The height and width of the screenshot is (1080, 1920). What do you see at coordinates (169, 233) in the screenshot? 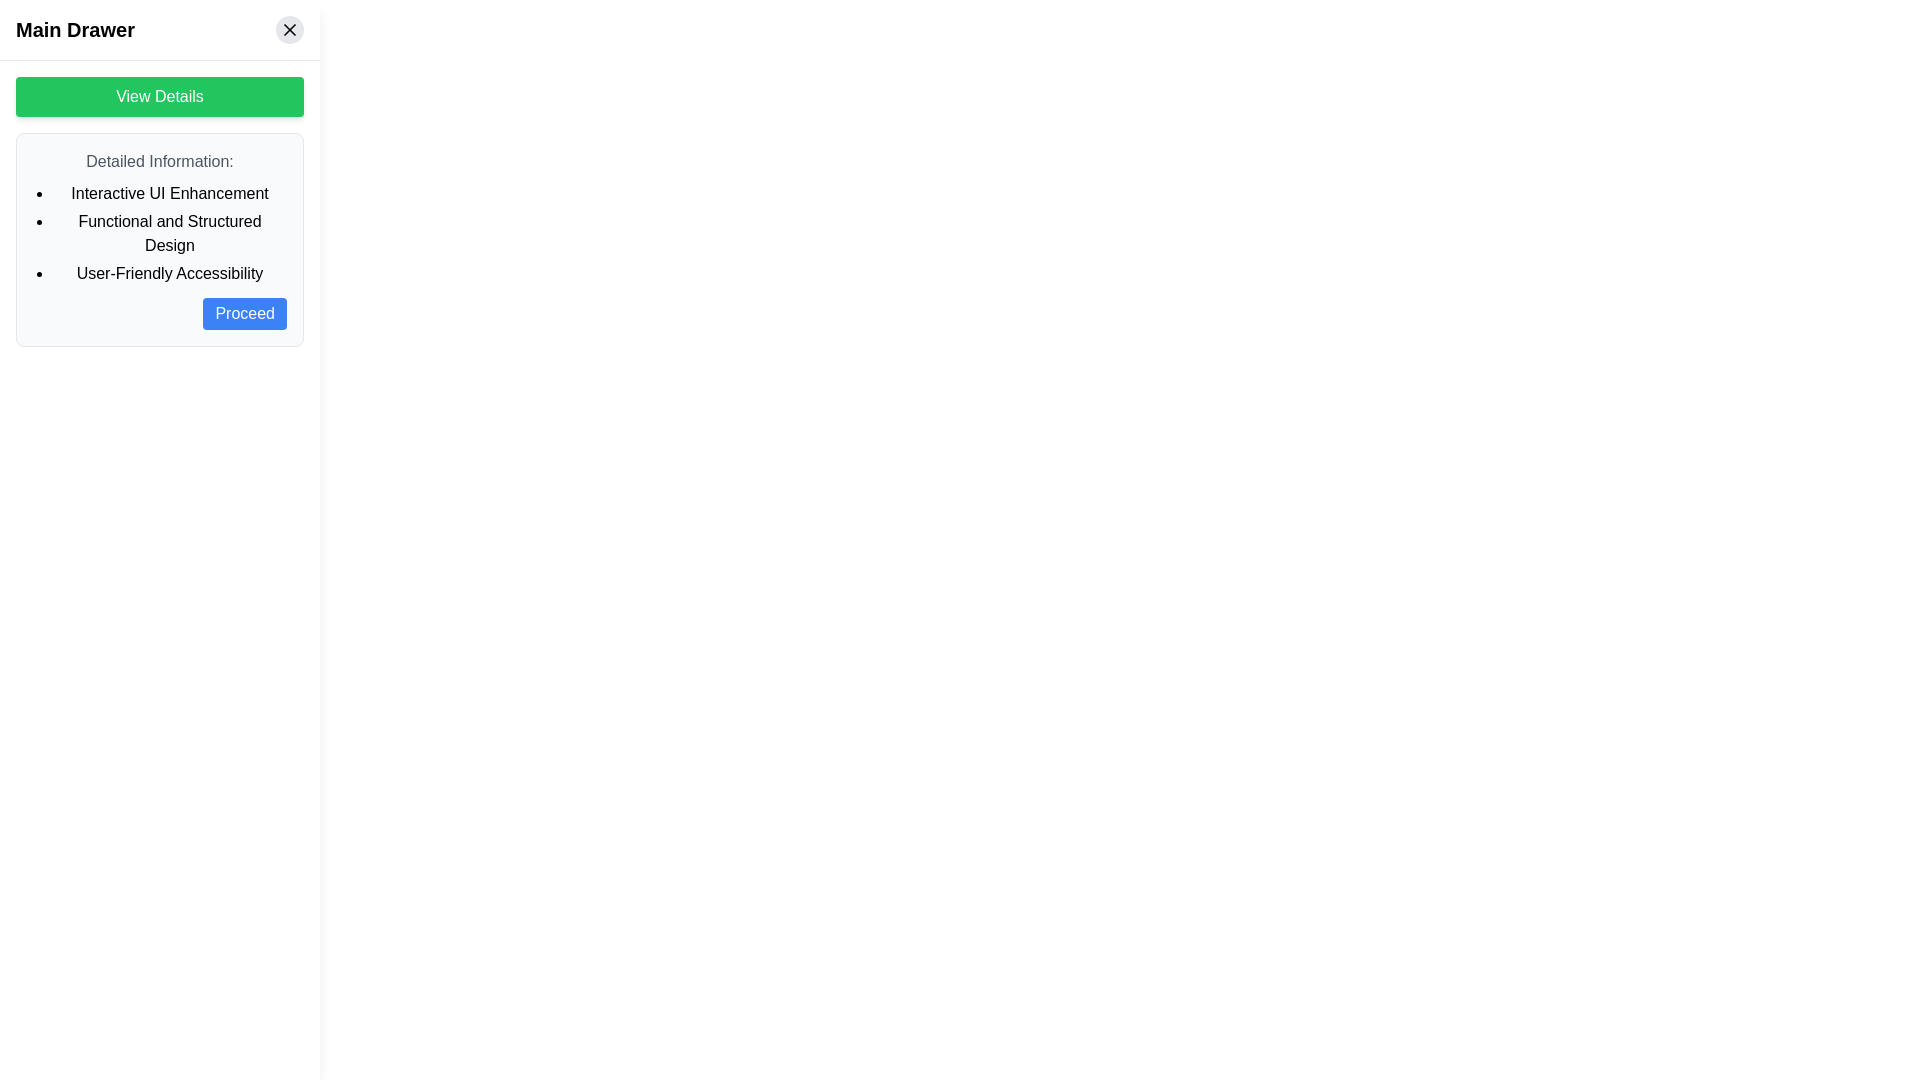
I see `the static text element that is the second item in a bulleted list, located within the 'Detailed Information' section, positioned below 'Interactive UI Enhancement' and above 'User-Friendly Accessibility'` at bounding box center [169, 233].